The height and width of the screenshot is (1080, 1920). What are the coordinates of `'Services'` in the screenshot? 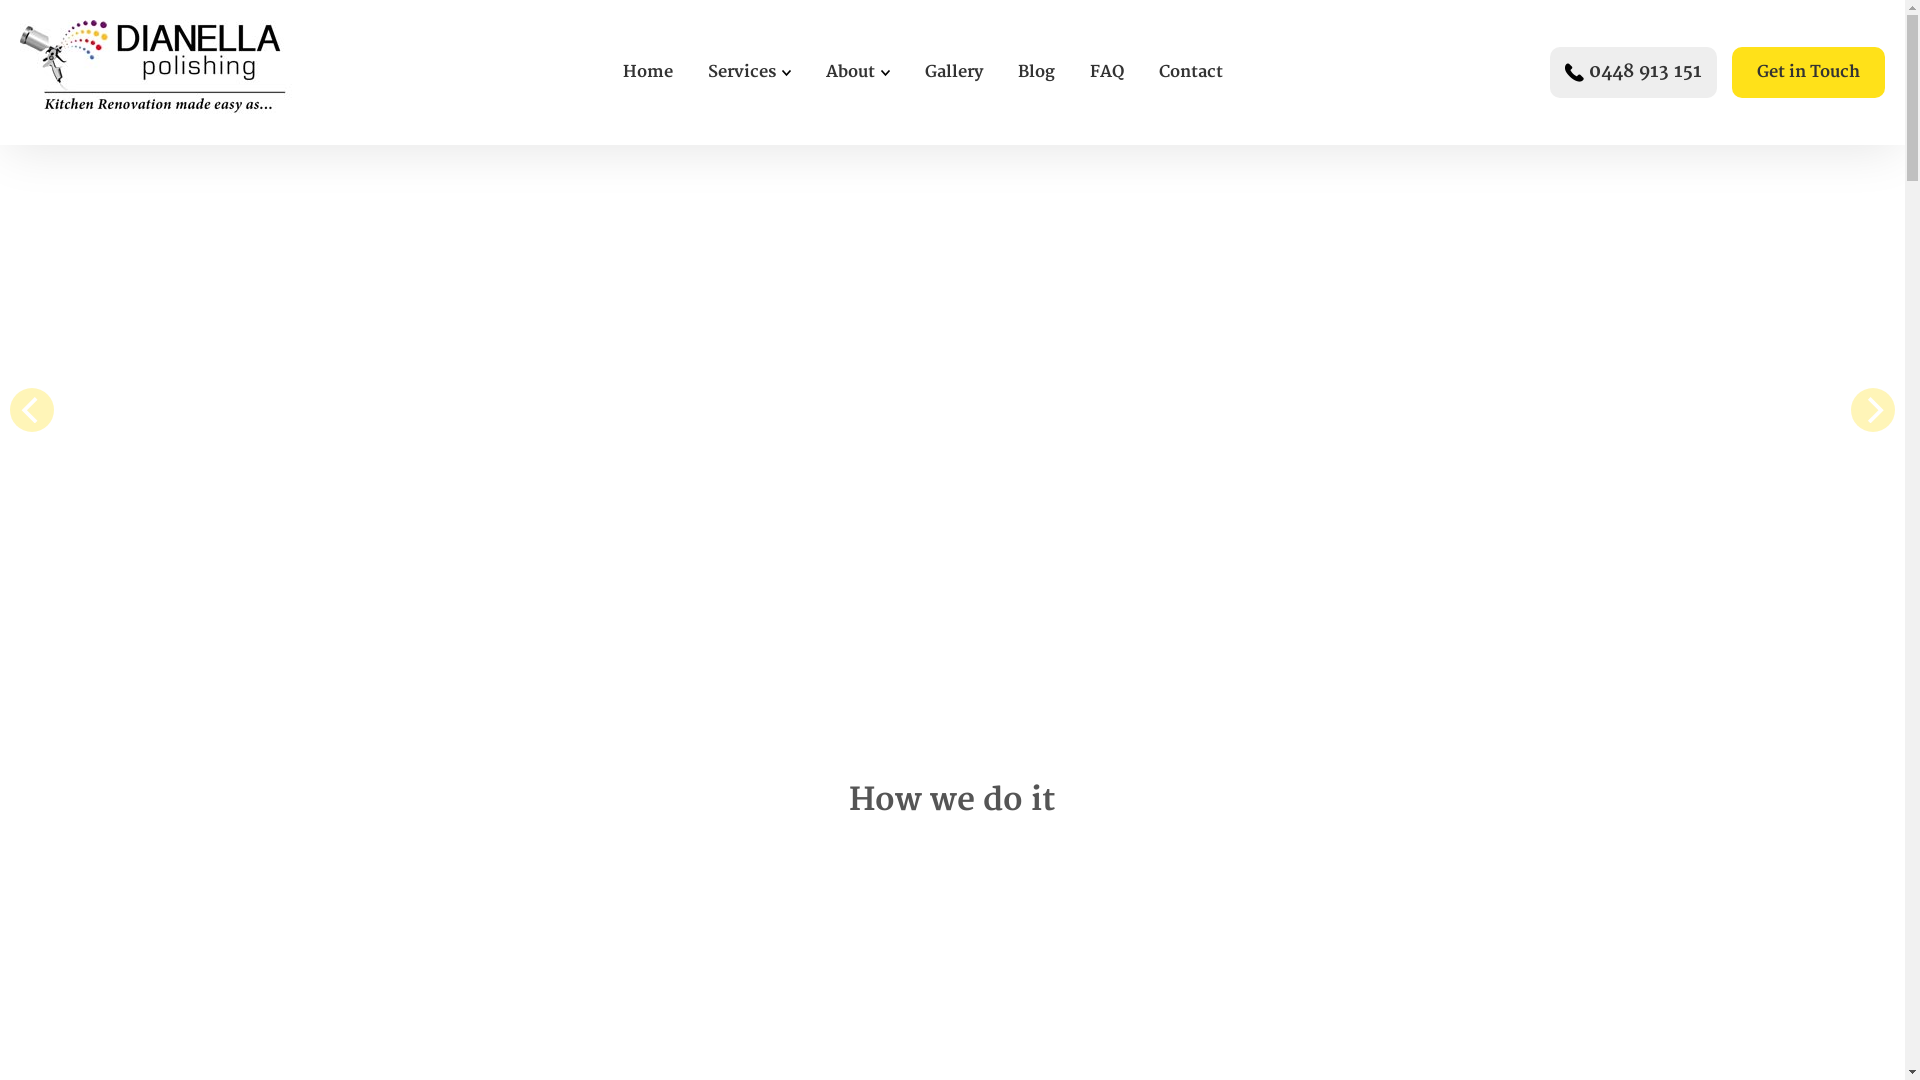 It's located at (741, 71).